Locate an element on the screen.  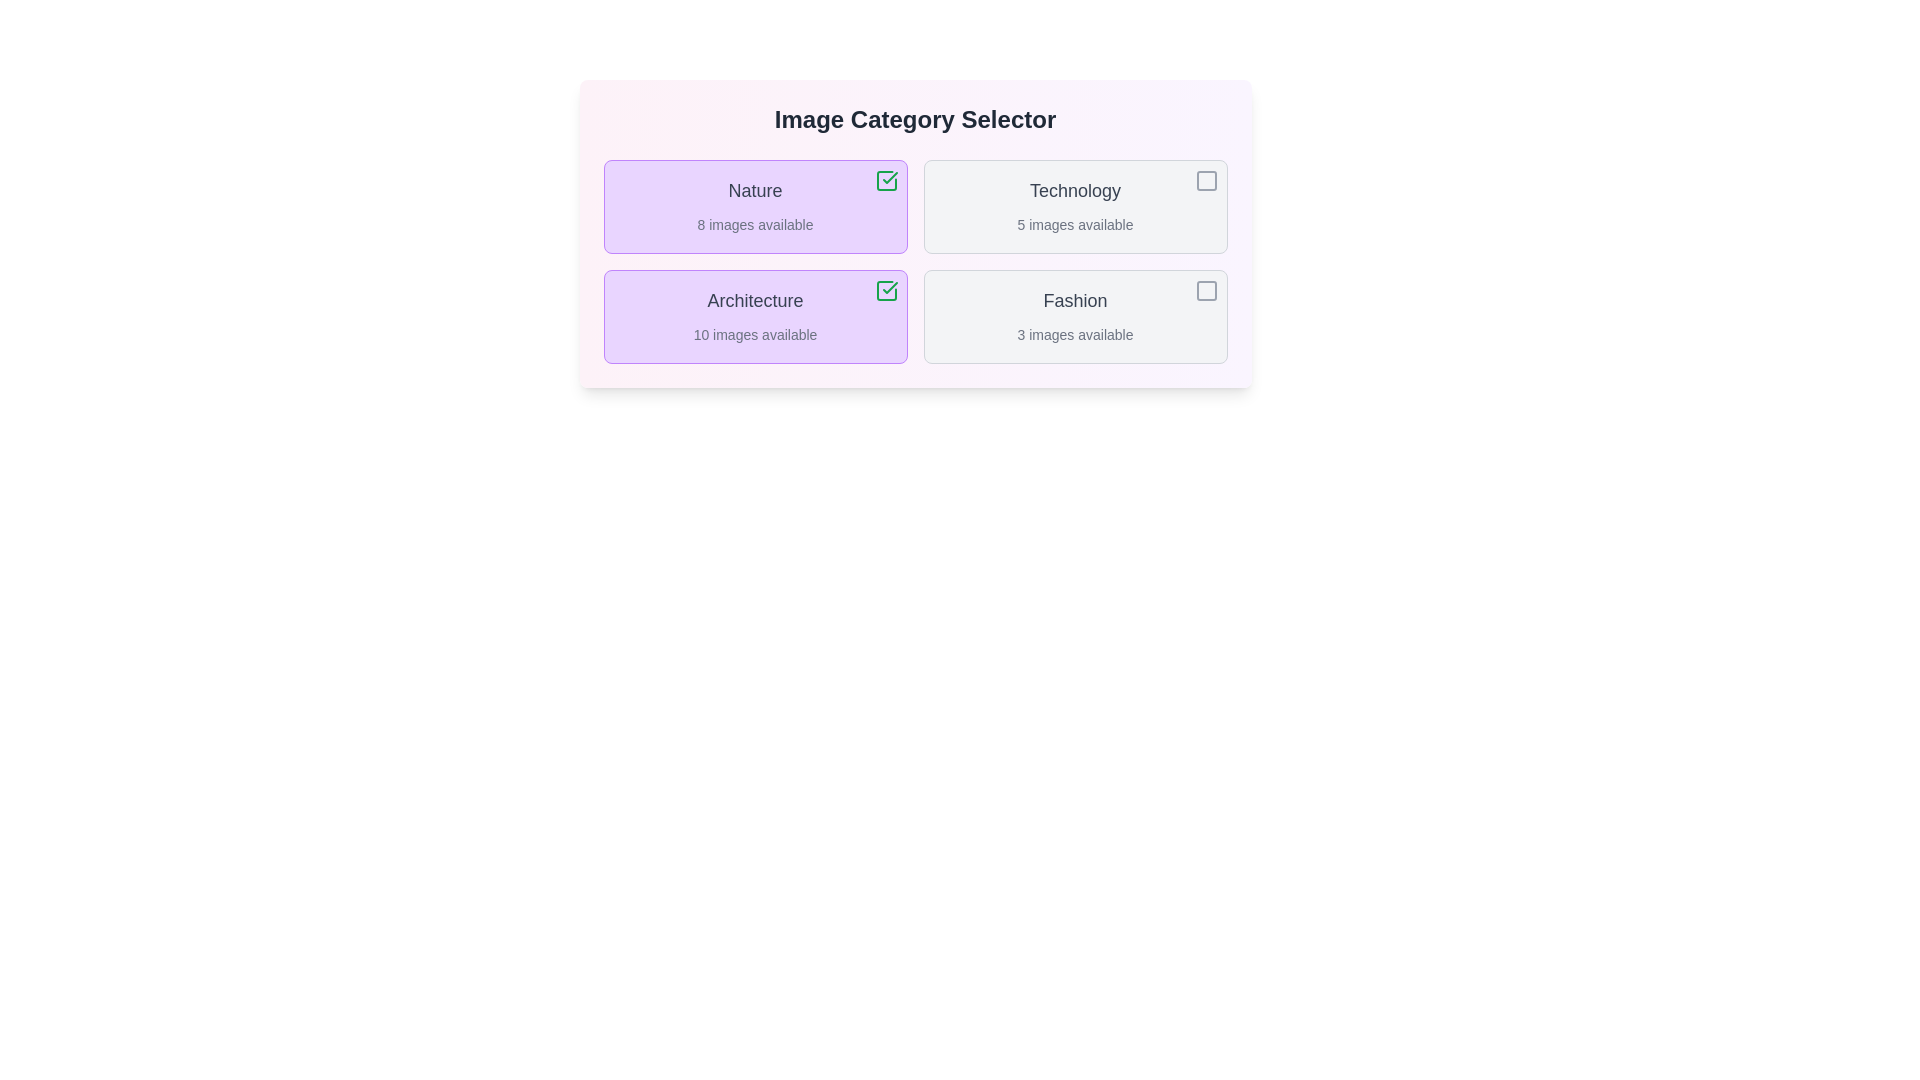
the category Fashion by clicking on its corresponding box is located at coordinates (1074, 315).